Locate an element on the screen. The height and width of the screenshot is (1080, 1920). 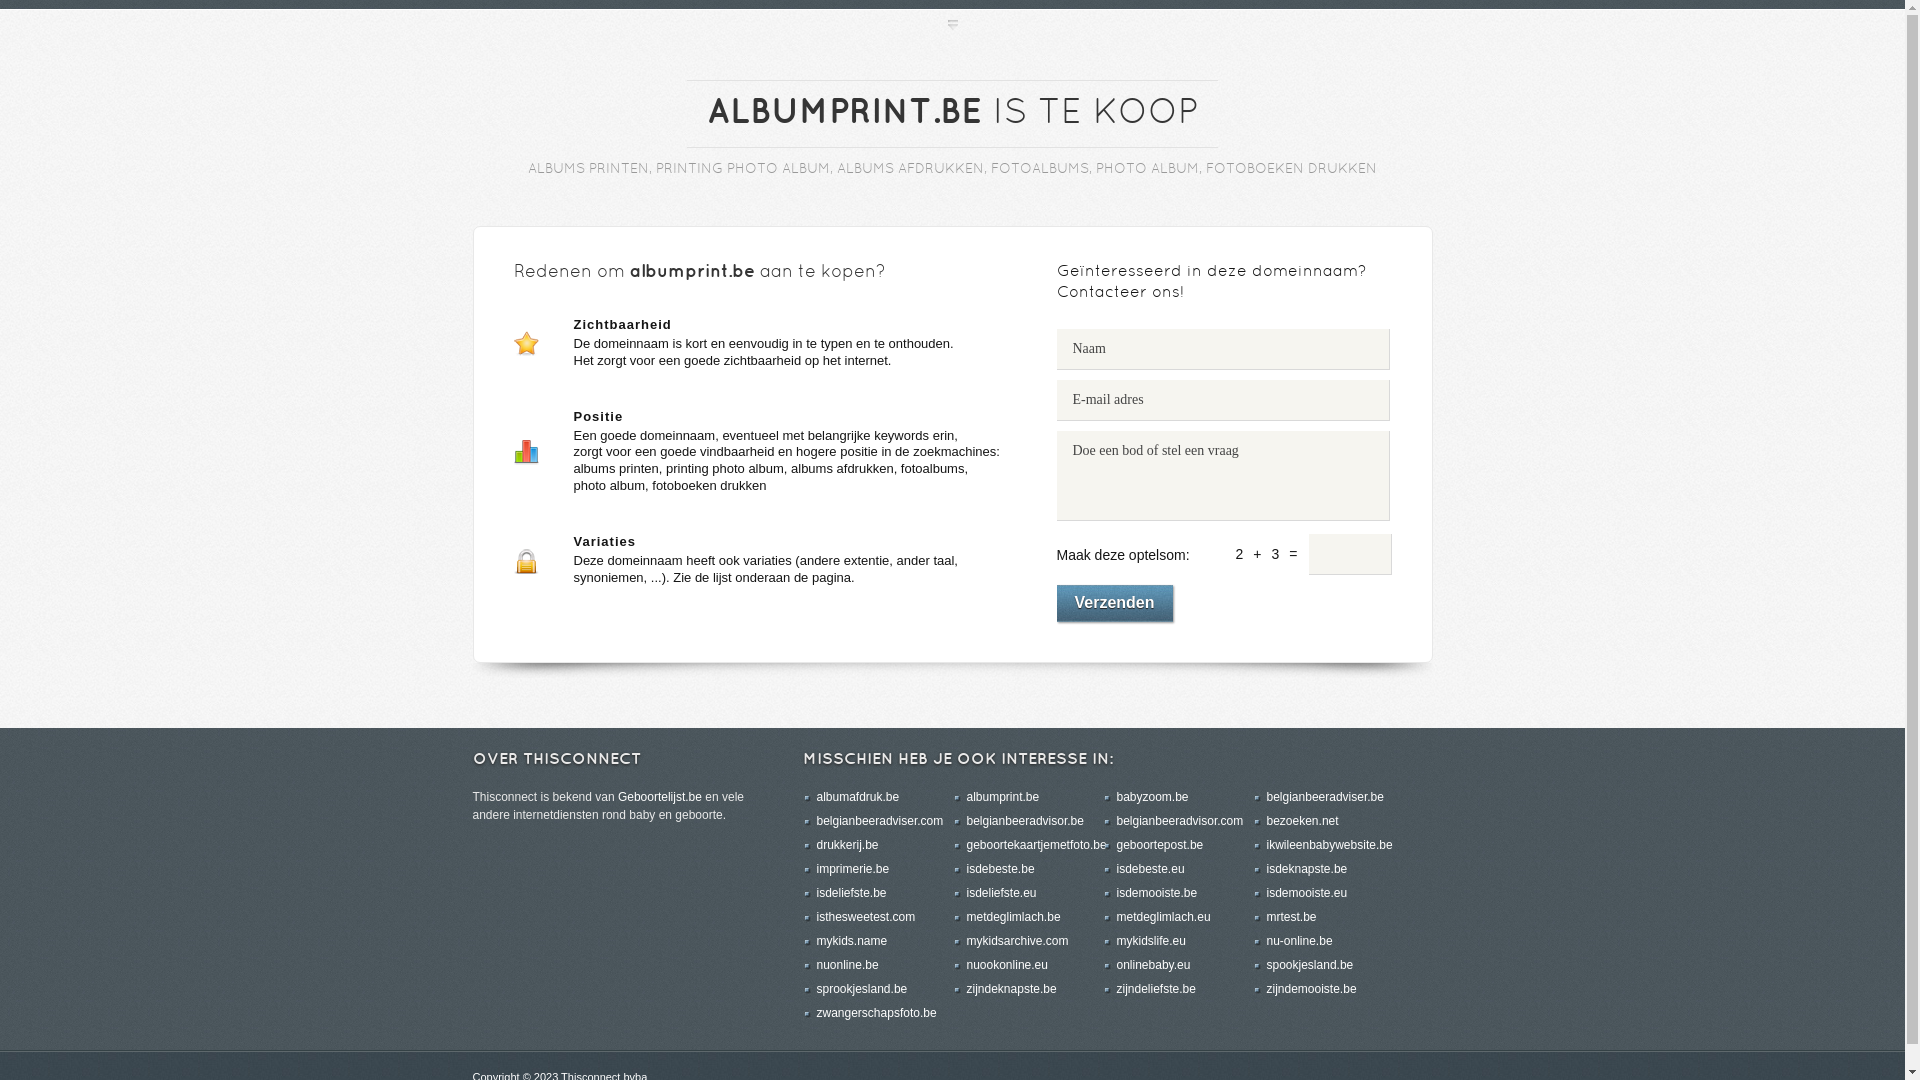
'babyzoom.be' is located at coordinates (1152, 796).